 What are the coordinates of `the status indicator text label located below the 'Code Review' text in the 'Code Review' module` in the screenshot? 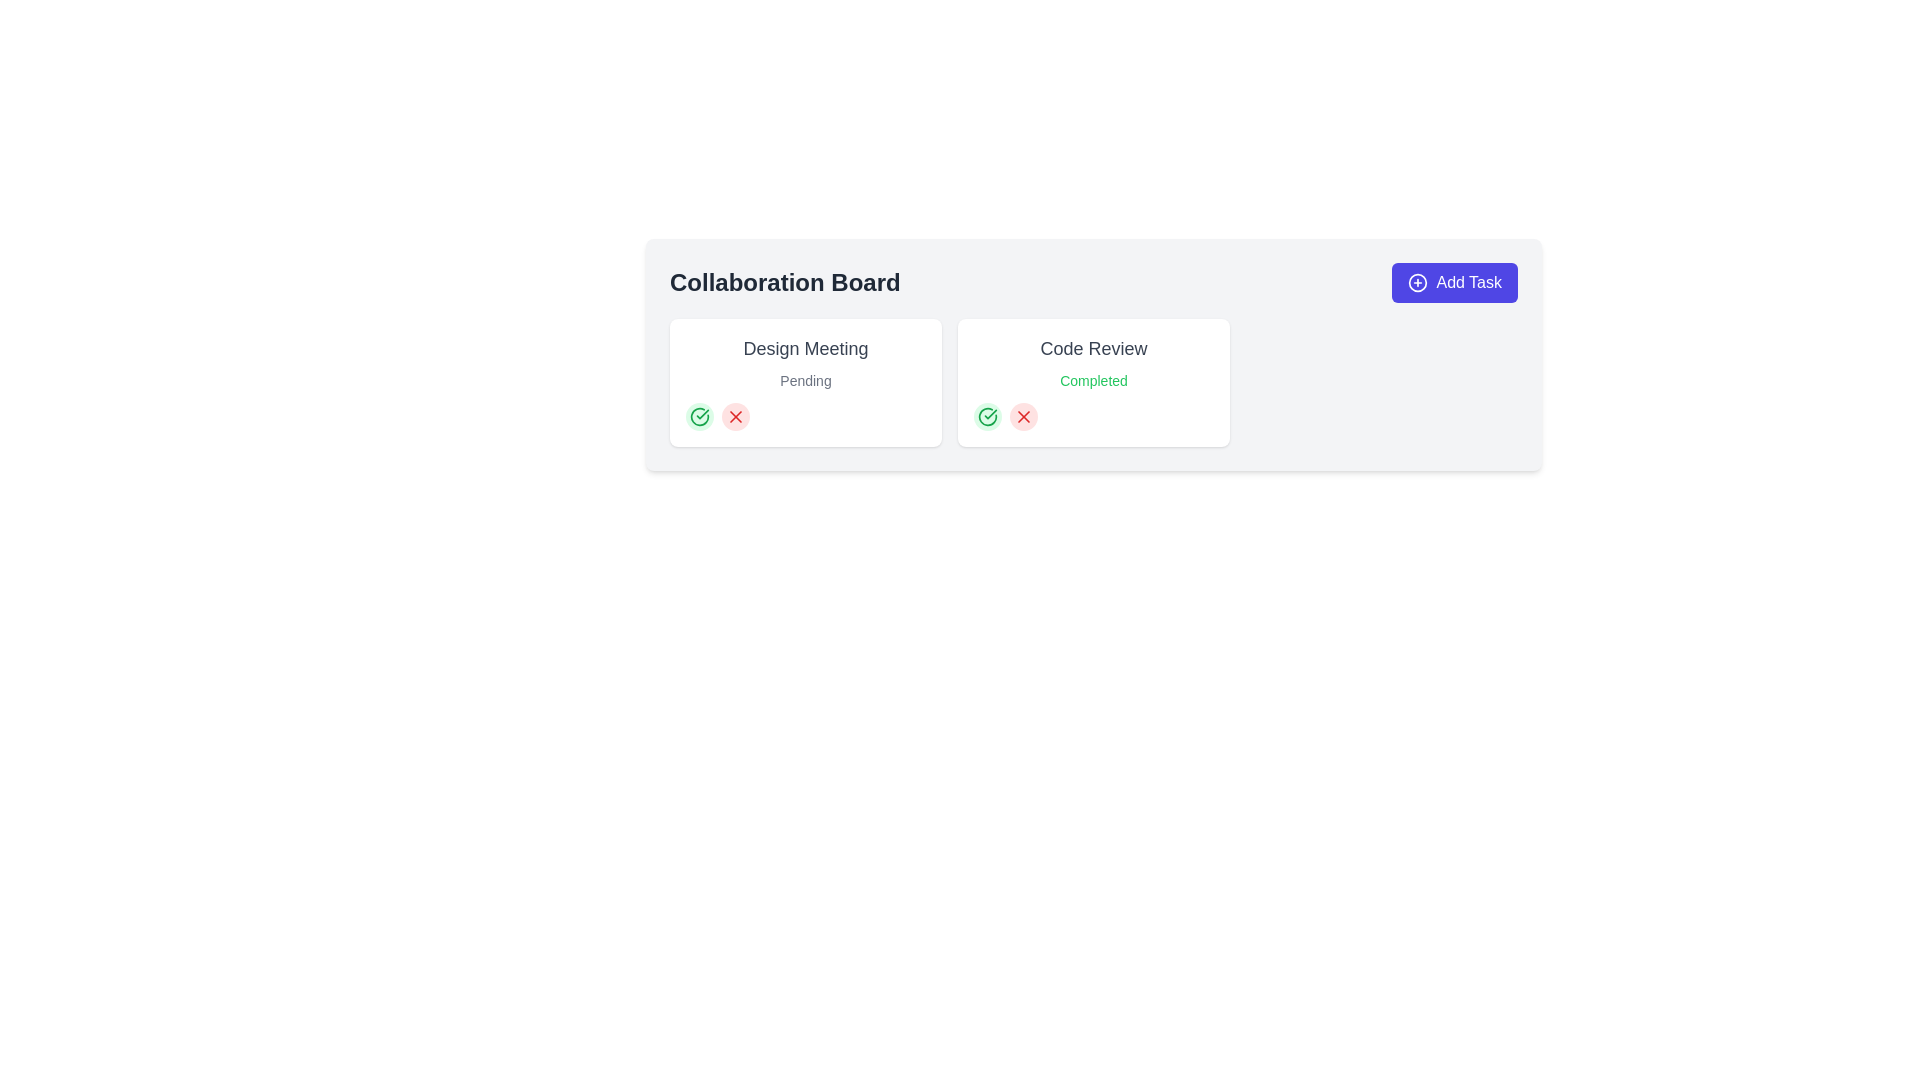 It's located at (1093, 381).